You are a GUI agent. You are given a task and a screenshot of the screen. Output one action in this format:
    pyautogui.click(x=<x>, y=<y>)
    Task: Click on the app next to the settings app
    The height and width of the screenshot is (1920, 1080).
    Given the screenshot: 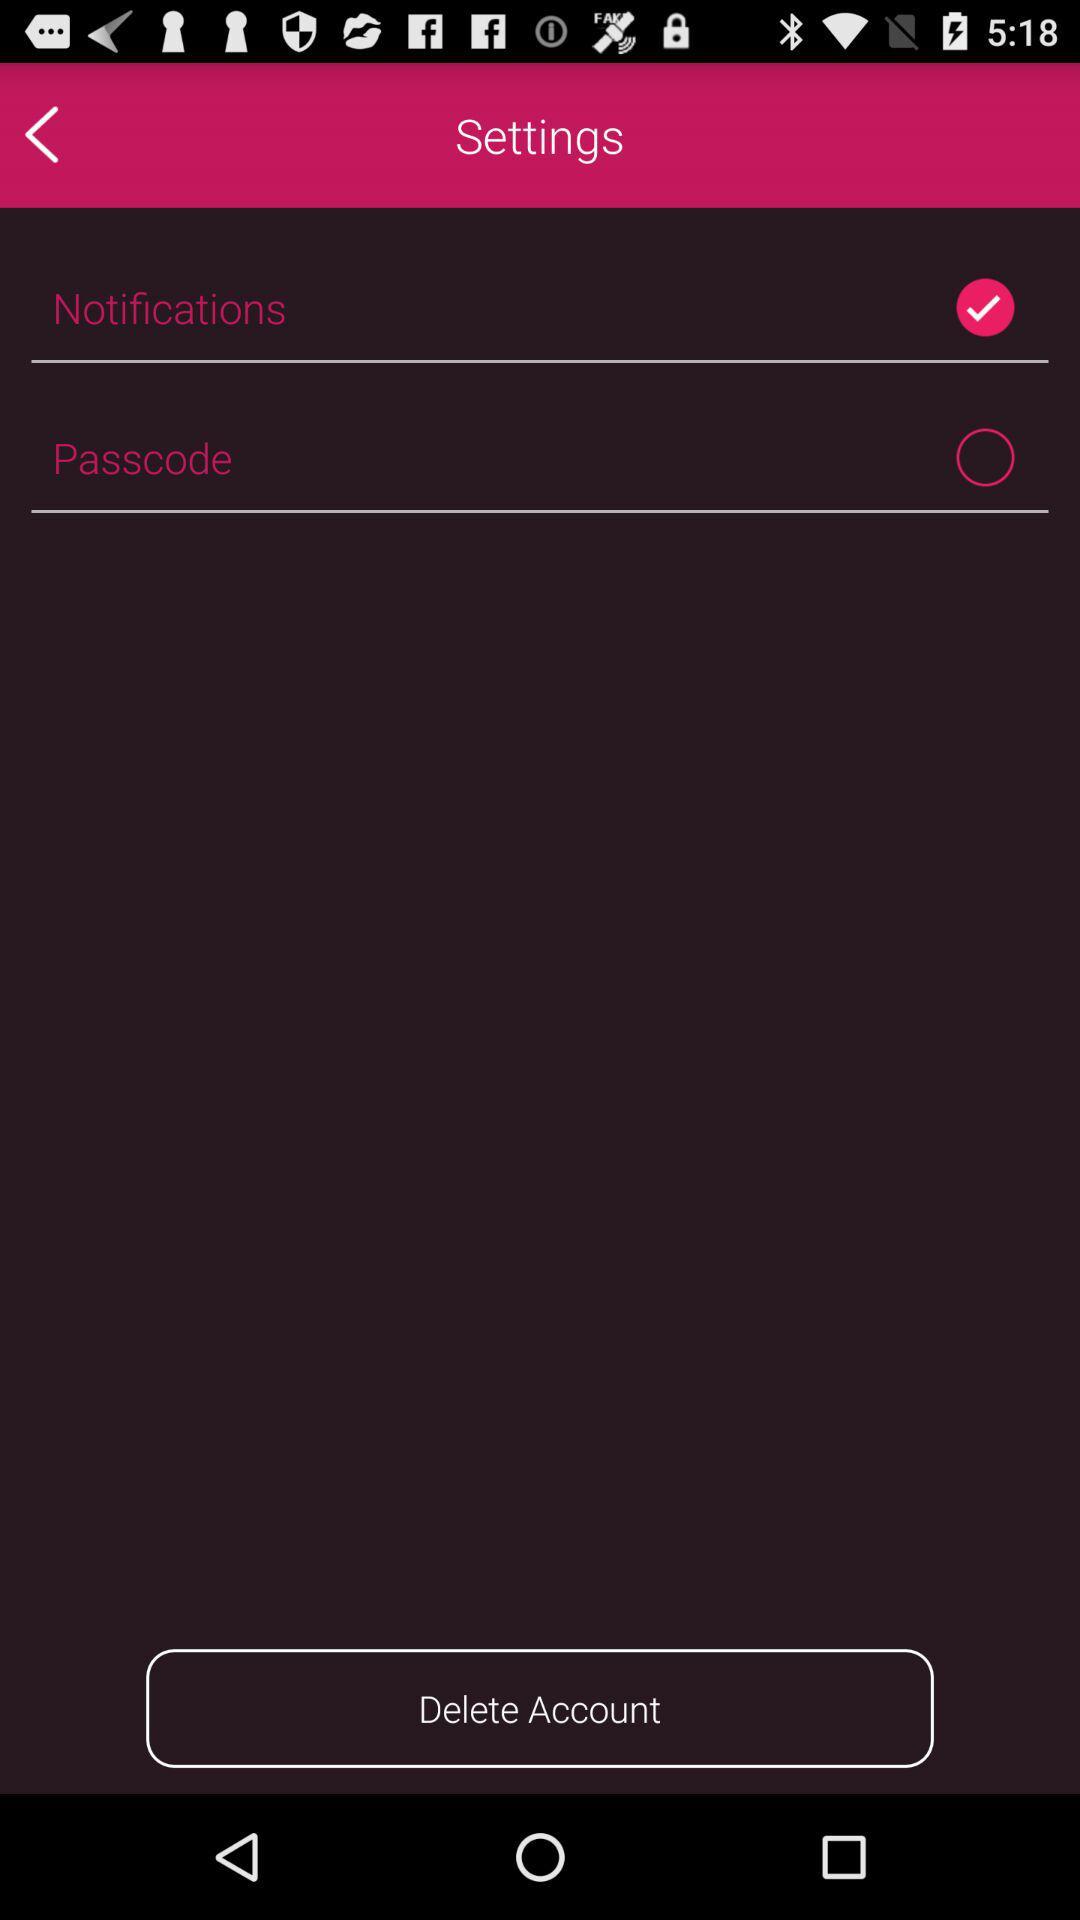 What is the action you would take?
    pyautogui.click(x=83, y=133)
    